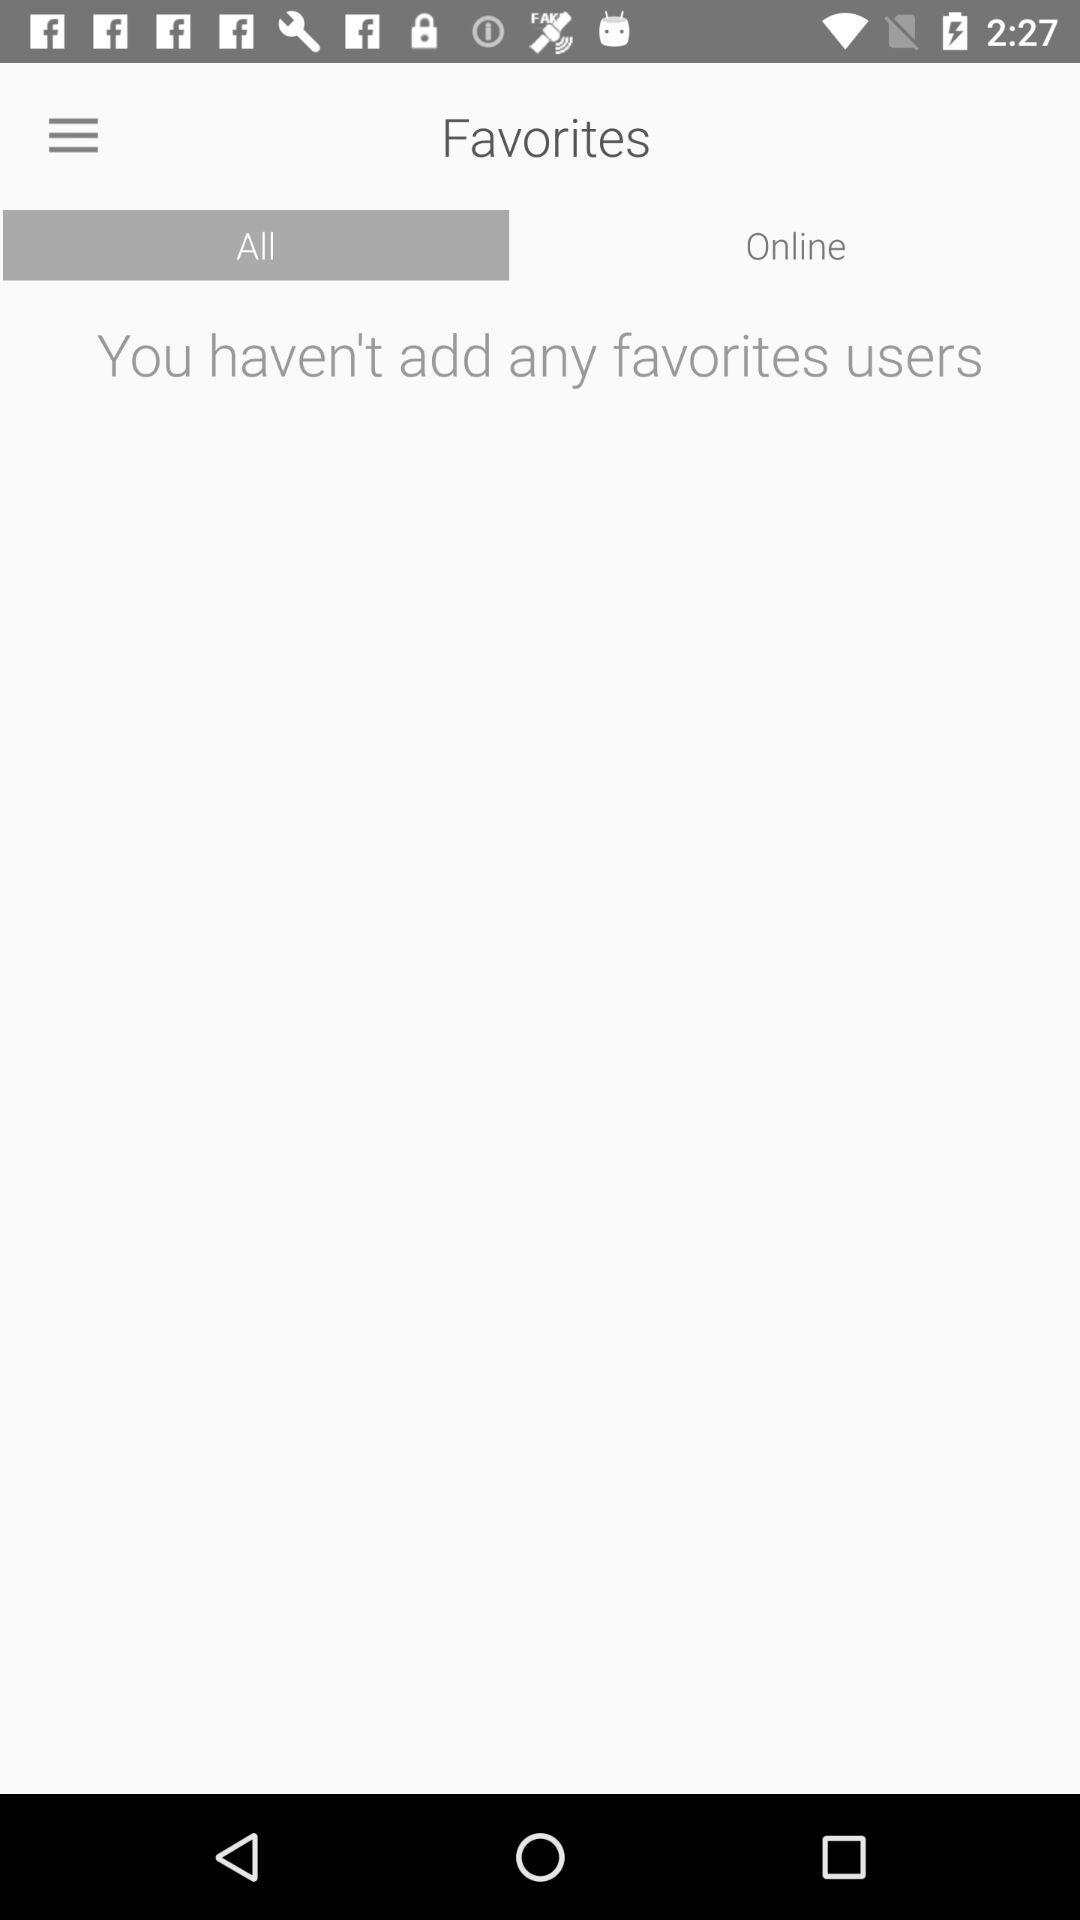 The image size is (1080, 1920). I want to click on item at the center, so click(540, 1042).